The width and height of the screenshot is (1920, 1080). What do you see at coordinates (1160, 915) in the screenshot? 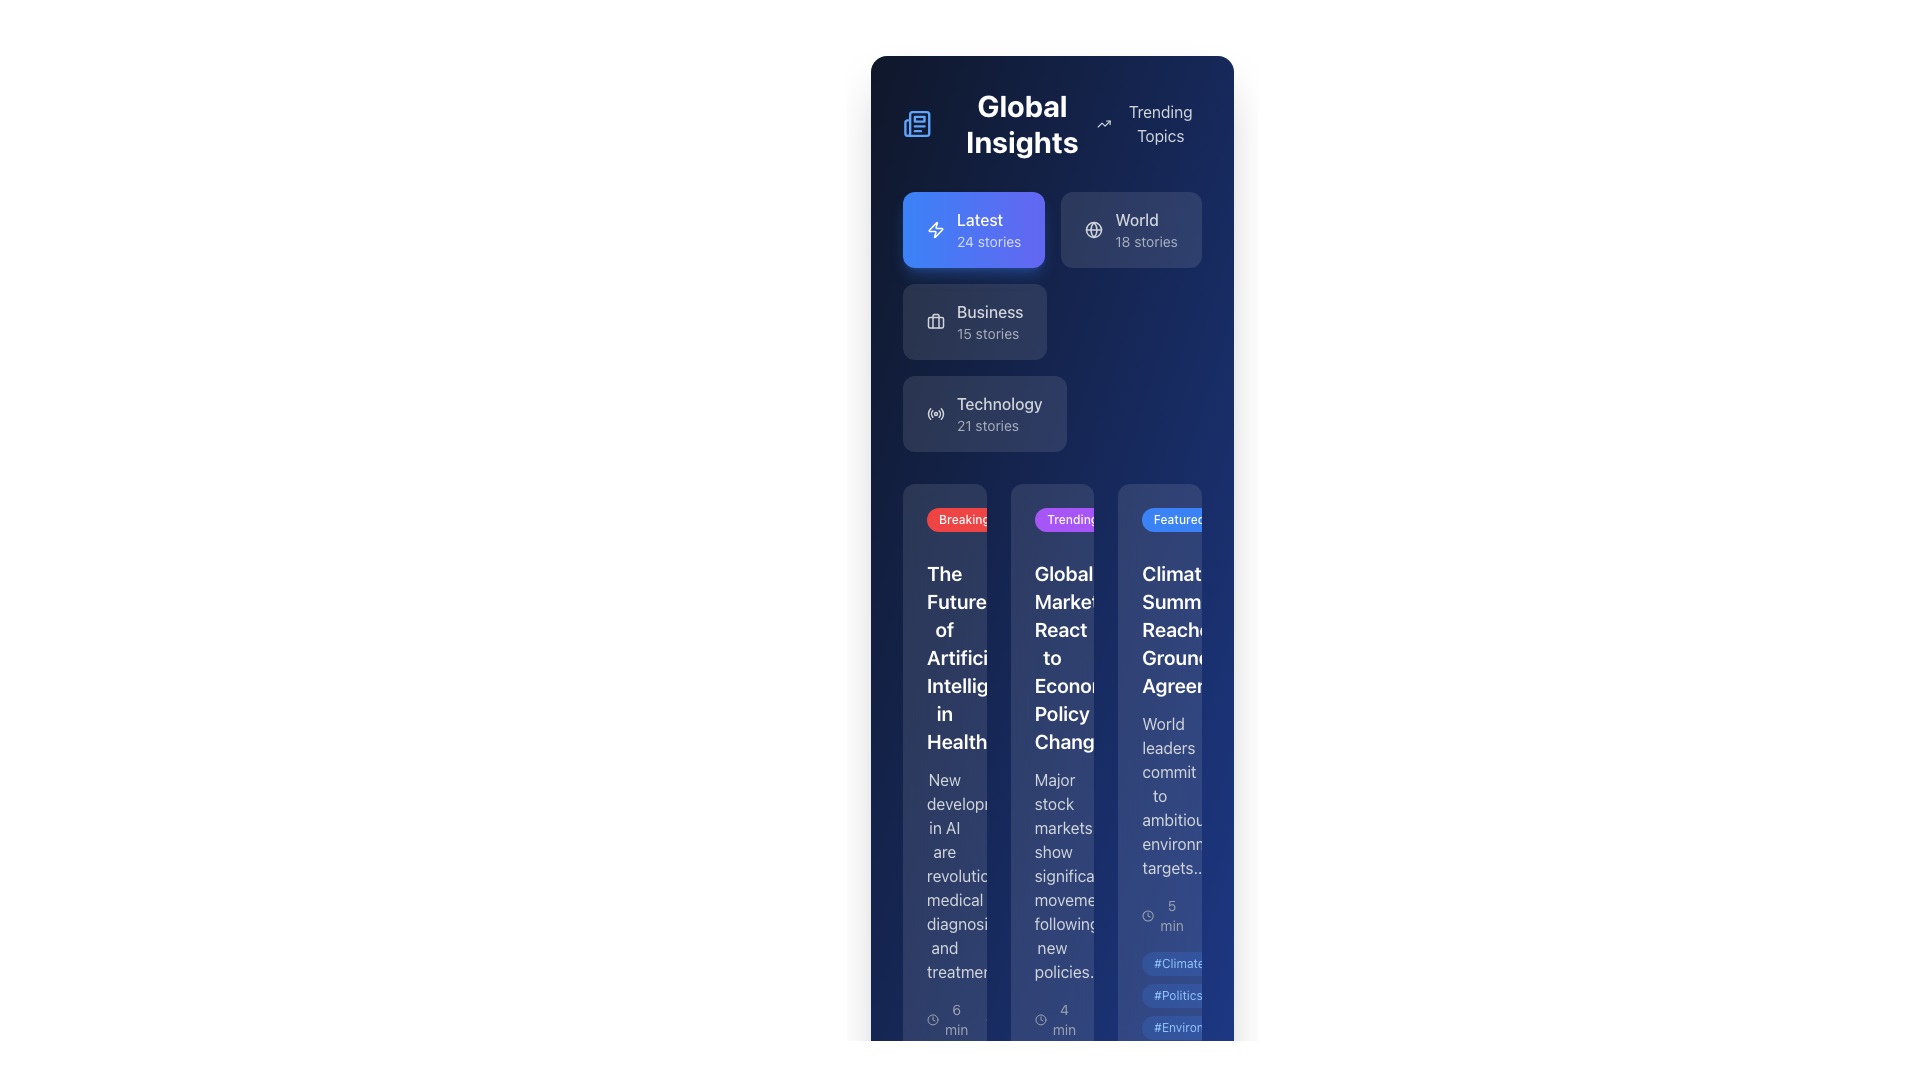
I see `the reading time icon located below the subtitle 'World leaders commit to ambitious environmental targets...' and above the hashtags '#Climate #Politics #Environment' in the 'Featured' section of the 'Global Insights' interface` at bounding box center [1160, 915].